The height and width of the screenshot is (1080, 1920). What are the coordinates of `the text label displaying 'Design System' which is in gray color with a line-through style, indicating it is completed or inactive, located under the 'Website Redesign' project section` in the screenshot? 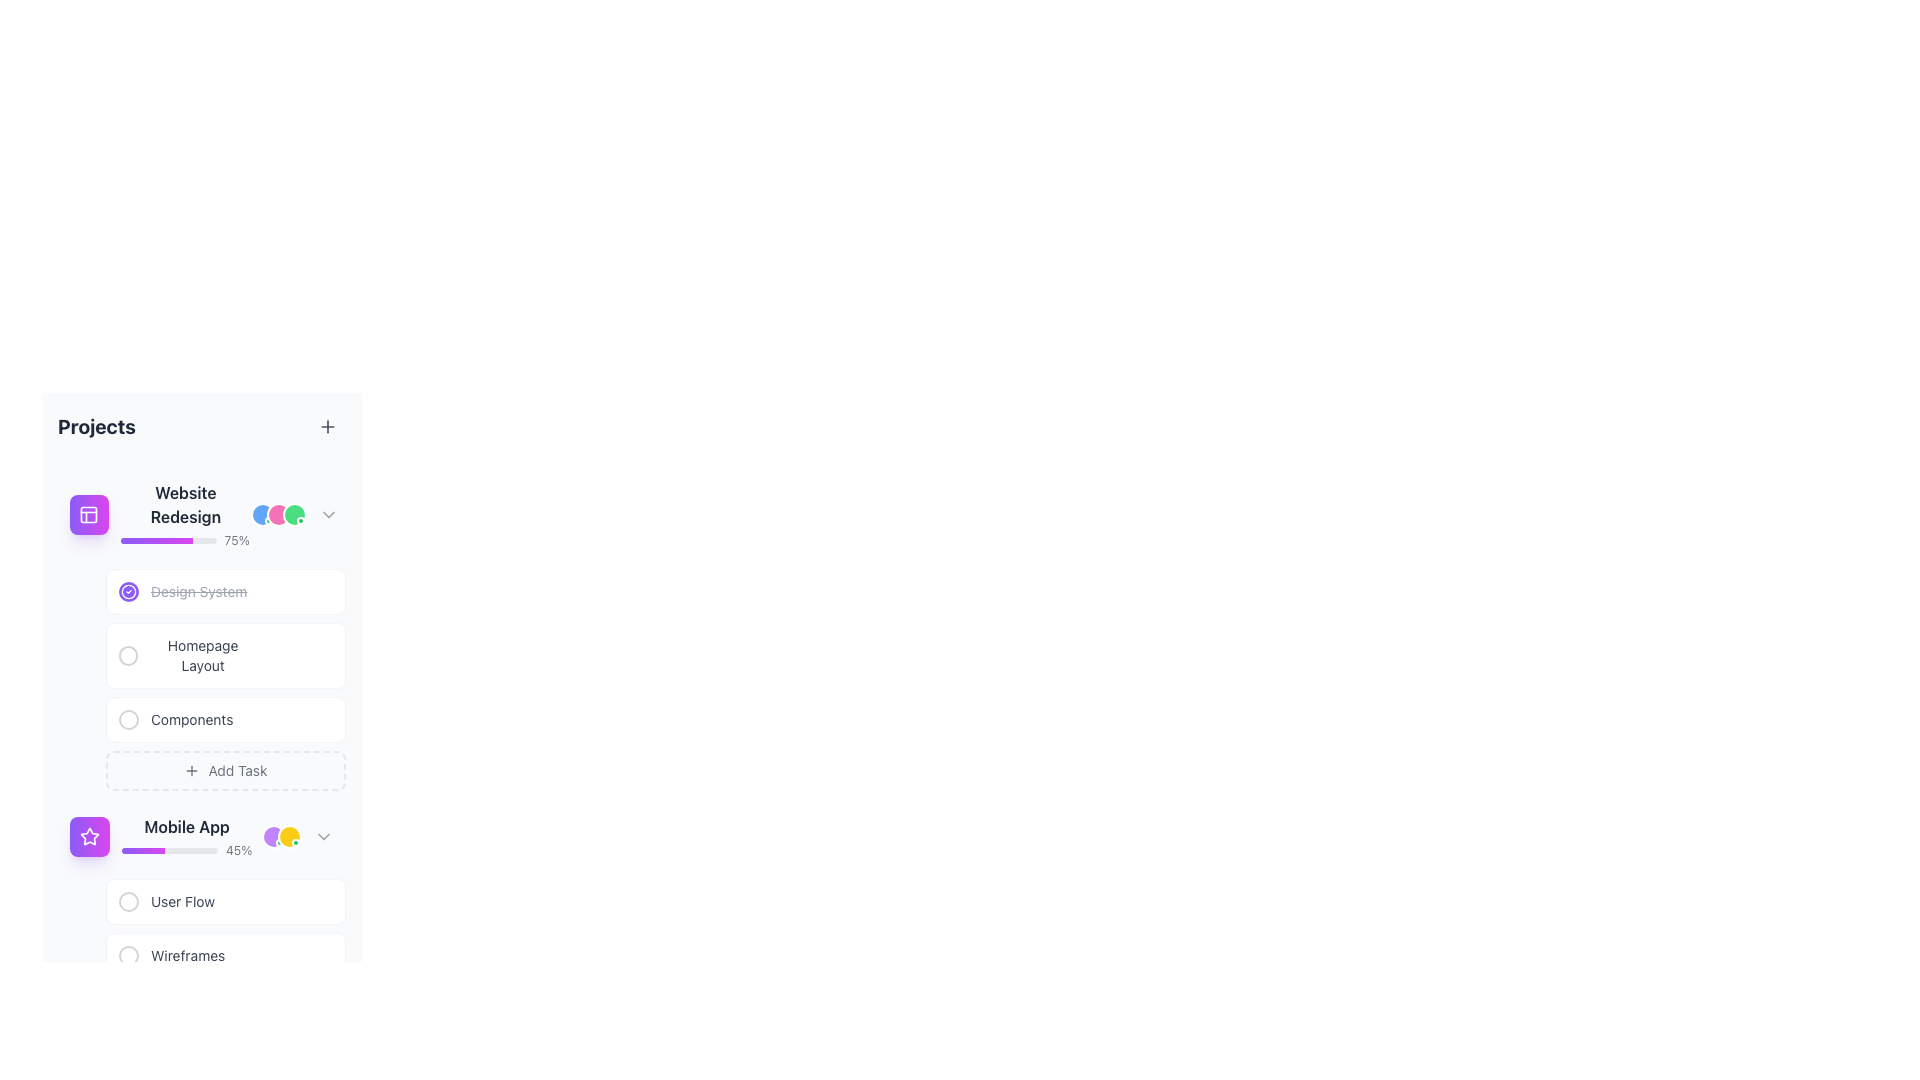 It's located at (183, 590).